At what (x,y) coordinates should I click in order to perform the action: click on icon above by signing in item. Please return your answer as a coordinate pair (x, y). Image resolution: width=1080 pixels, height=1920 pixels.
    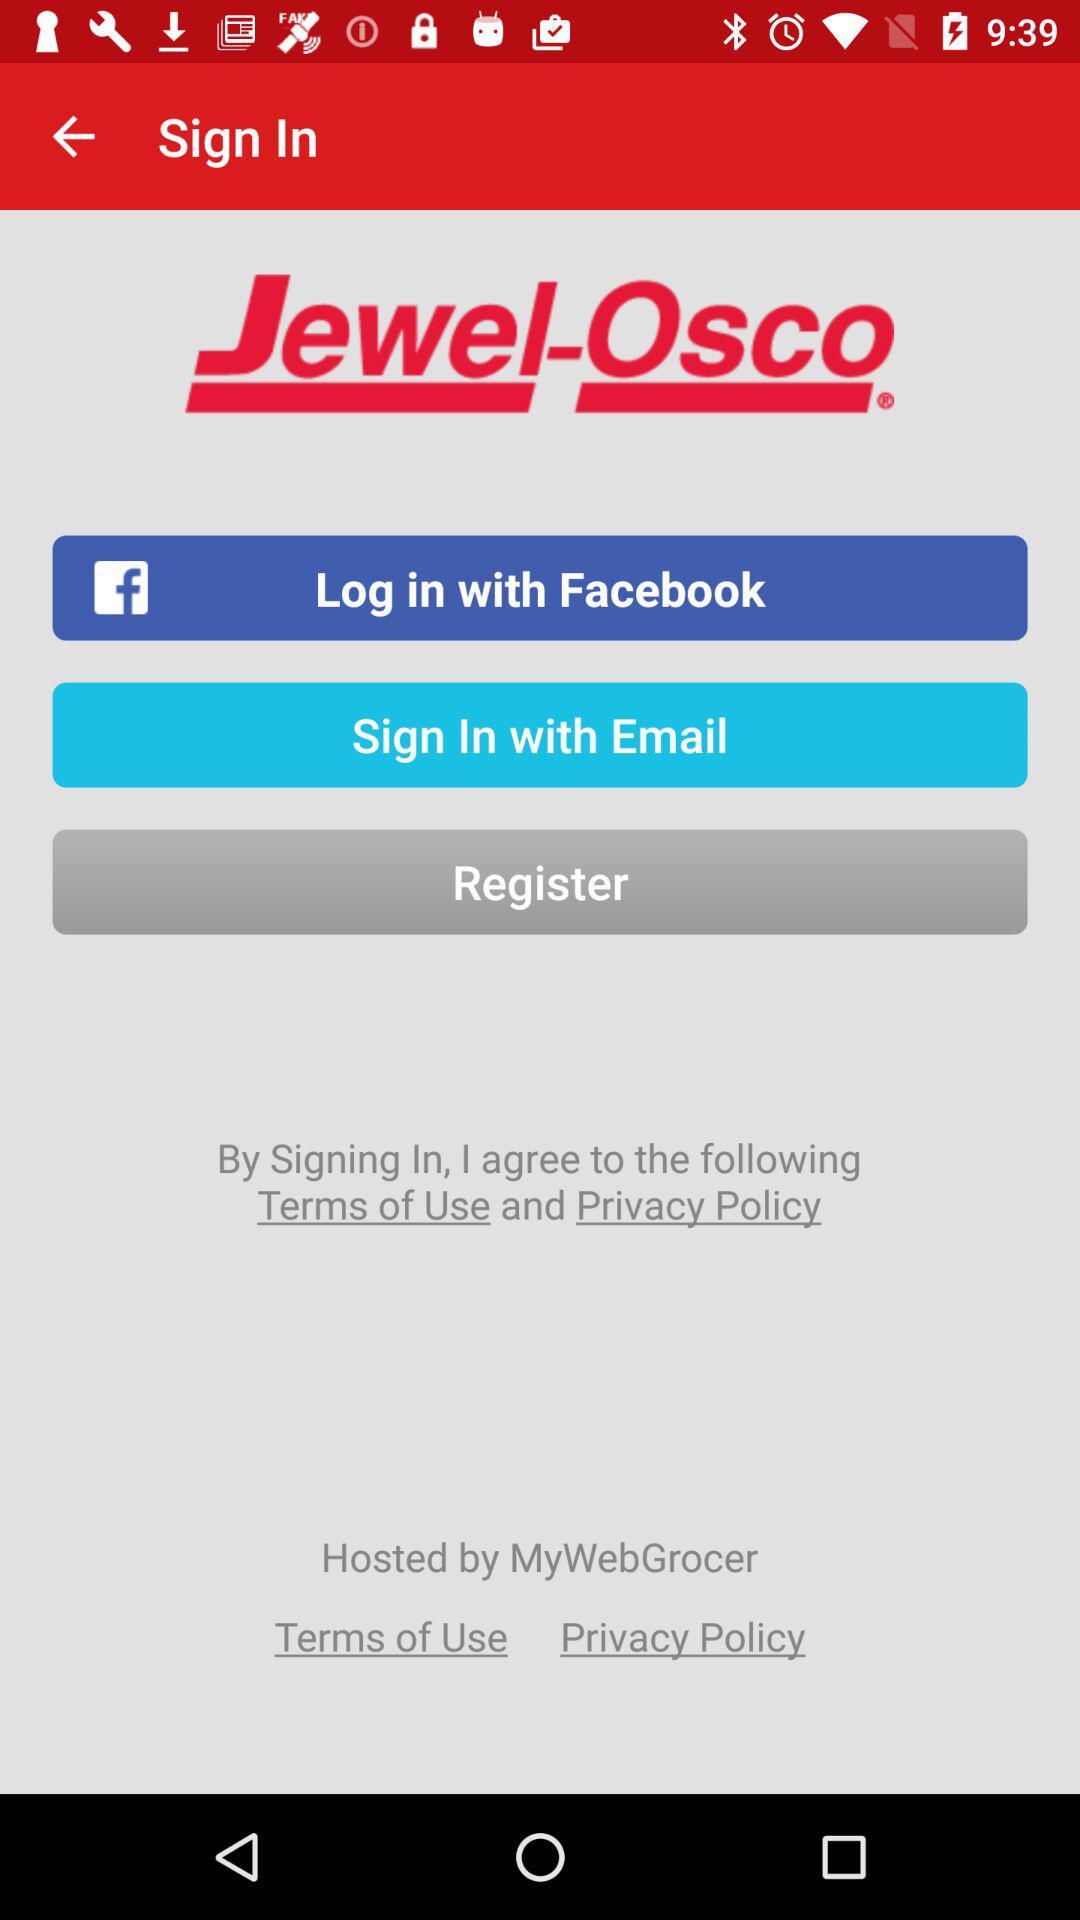
    Looking at the image, I should click on (540, 881).